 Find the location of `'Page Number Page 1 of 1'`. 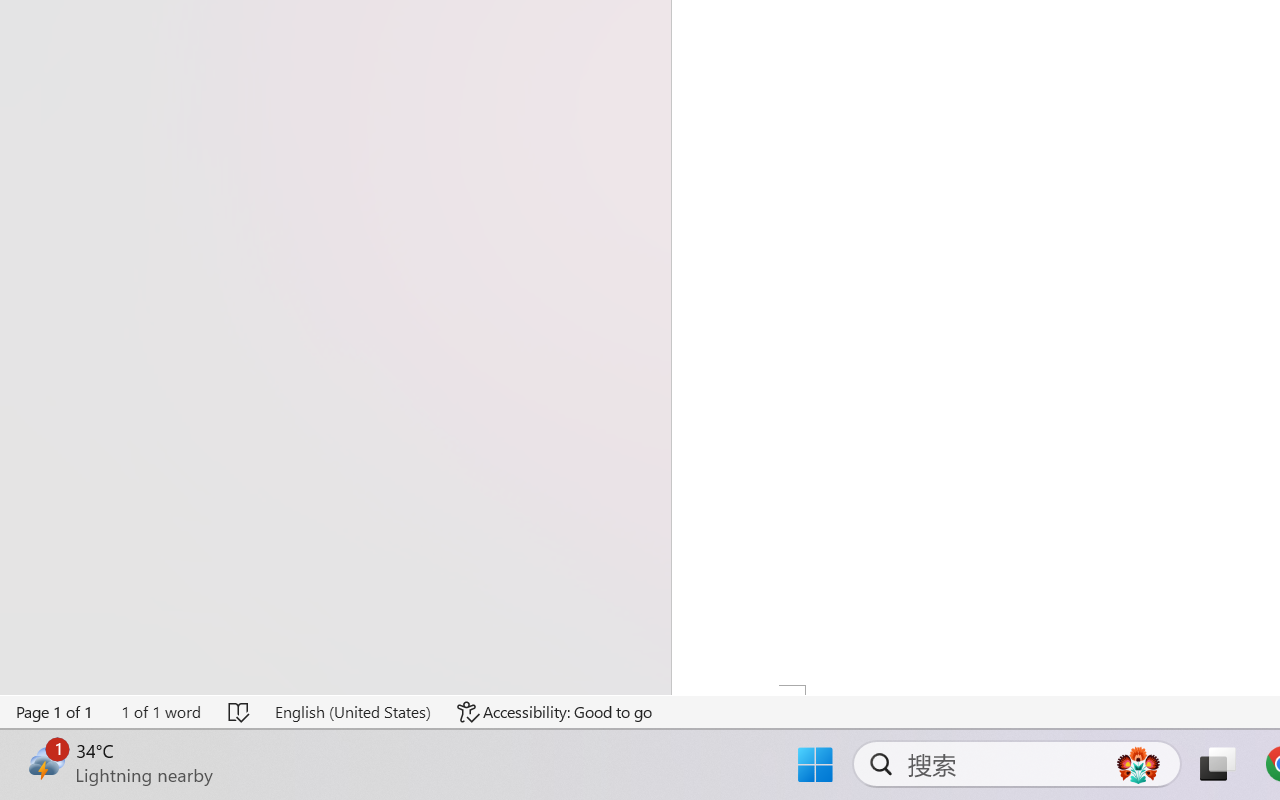

'Page Number Page 1 of 1' is located at coordinates (55, 711).